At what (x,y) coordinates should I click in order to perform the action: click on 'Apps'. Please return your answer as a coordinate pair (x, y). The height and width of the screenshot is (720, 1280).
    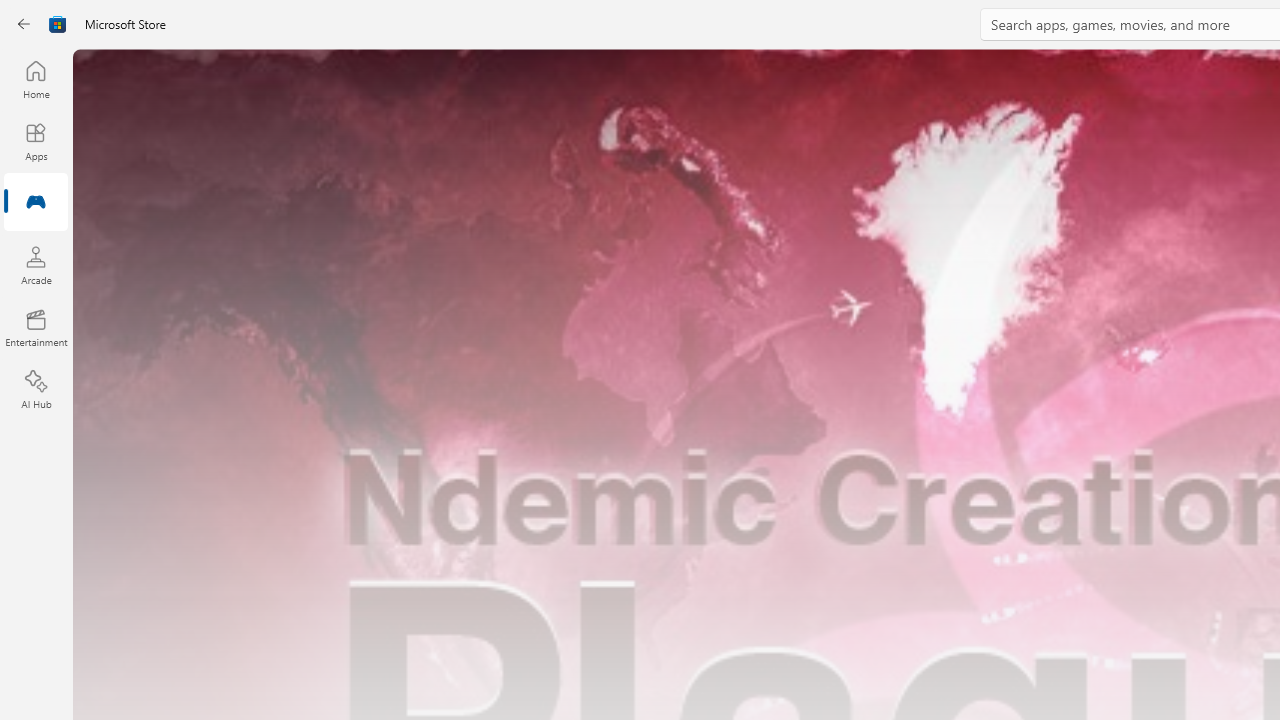
    Looking at the image, I should click on (35, 140).